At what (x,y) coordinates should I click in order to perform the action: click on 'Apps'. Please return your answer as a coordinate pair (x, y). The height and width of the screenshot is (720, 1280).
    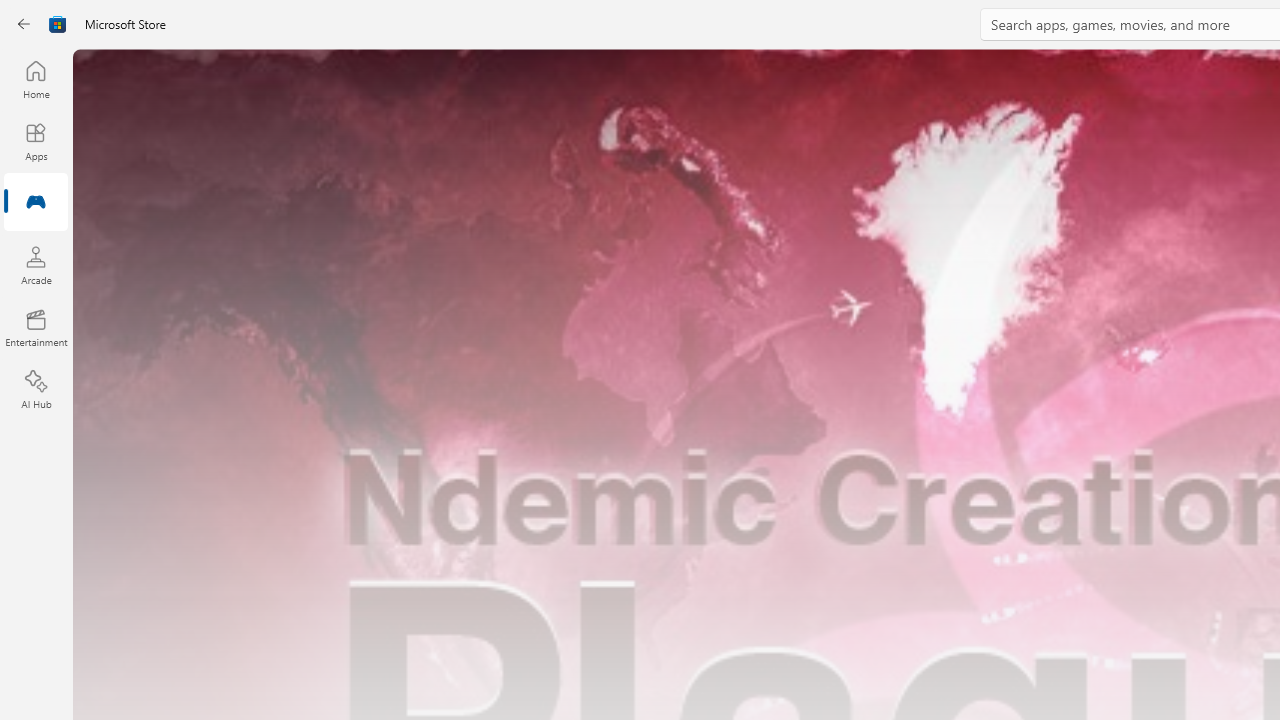
    Looking at the image, I should click on (35, 140).